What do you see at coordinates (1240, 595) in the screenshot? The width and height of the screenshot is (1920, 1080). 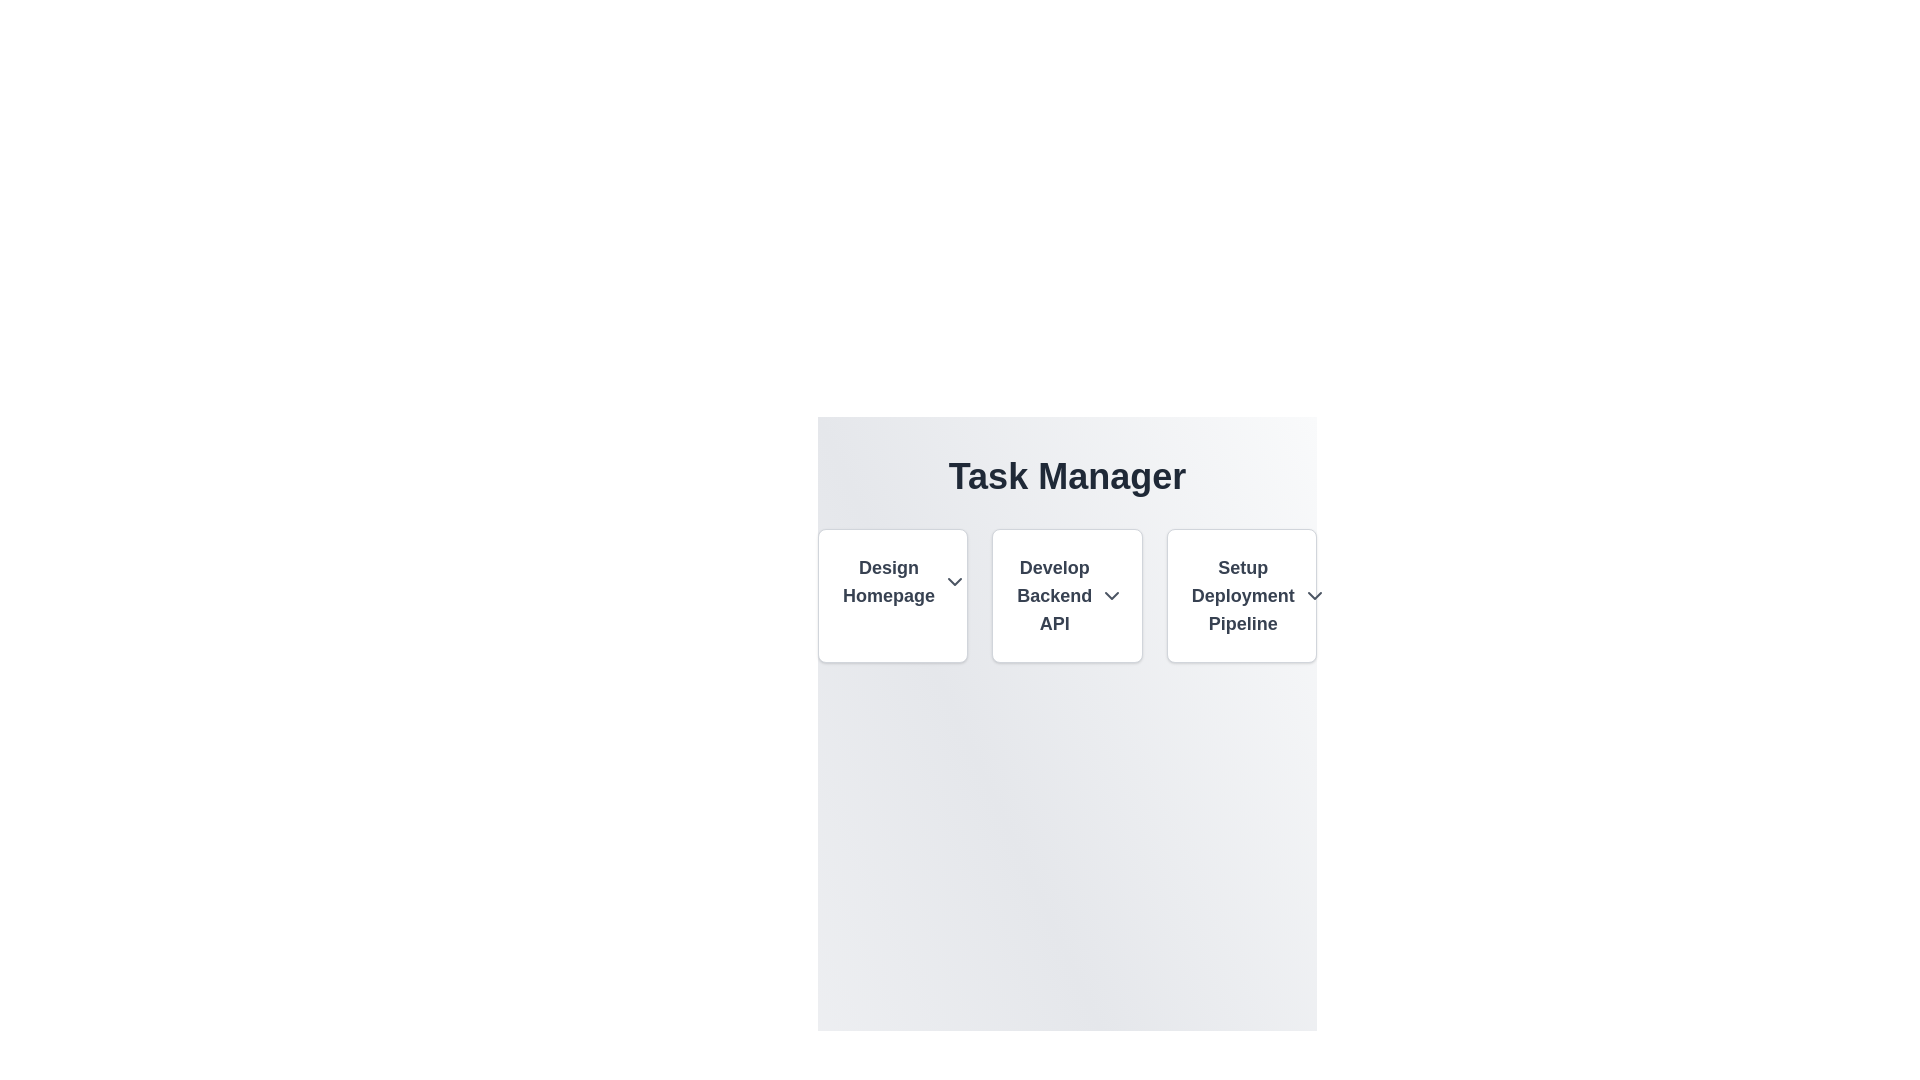 I see `the heading labeled 'Setup Deployment Pipeline', which is located at the bottom-center of its card in a horizontal sequence of cards` at bounding box center [1240, 595].